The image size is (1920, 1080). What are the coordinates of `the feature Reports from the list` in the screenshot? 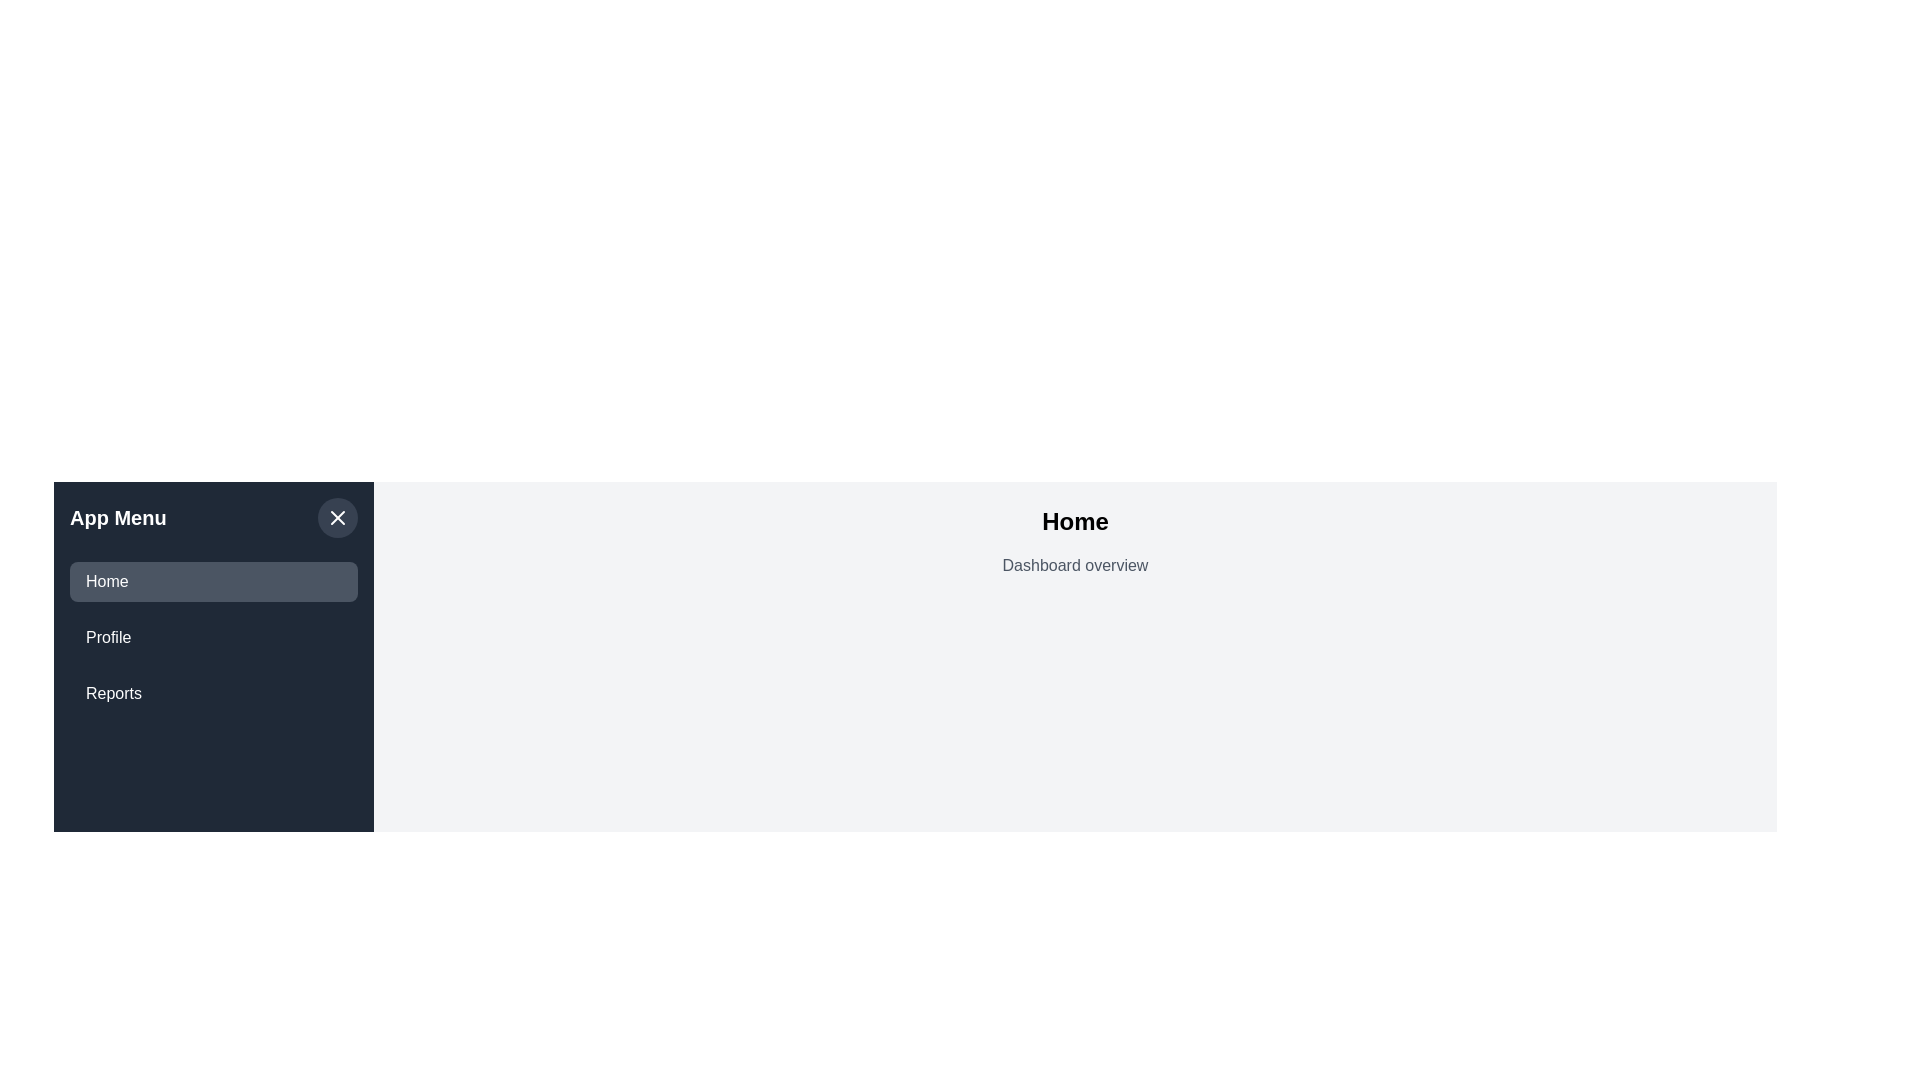 It's located at (214, 693).